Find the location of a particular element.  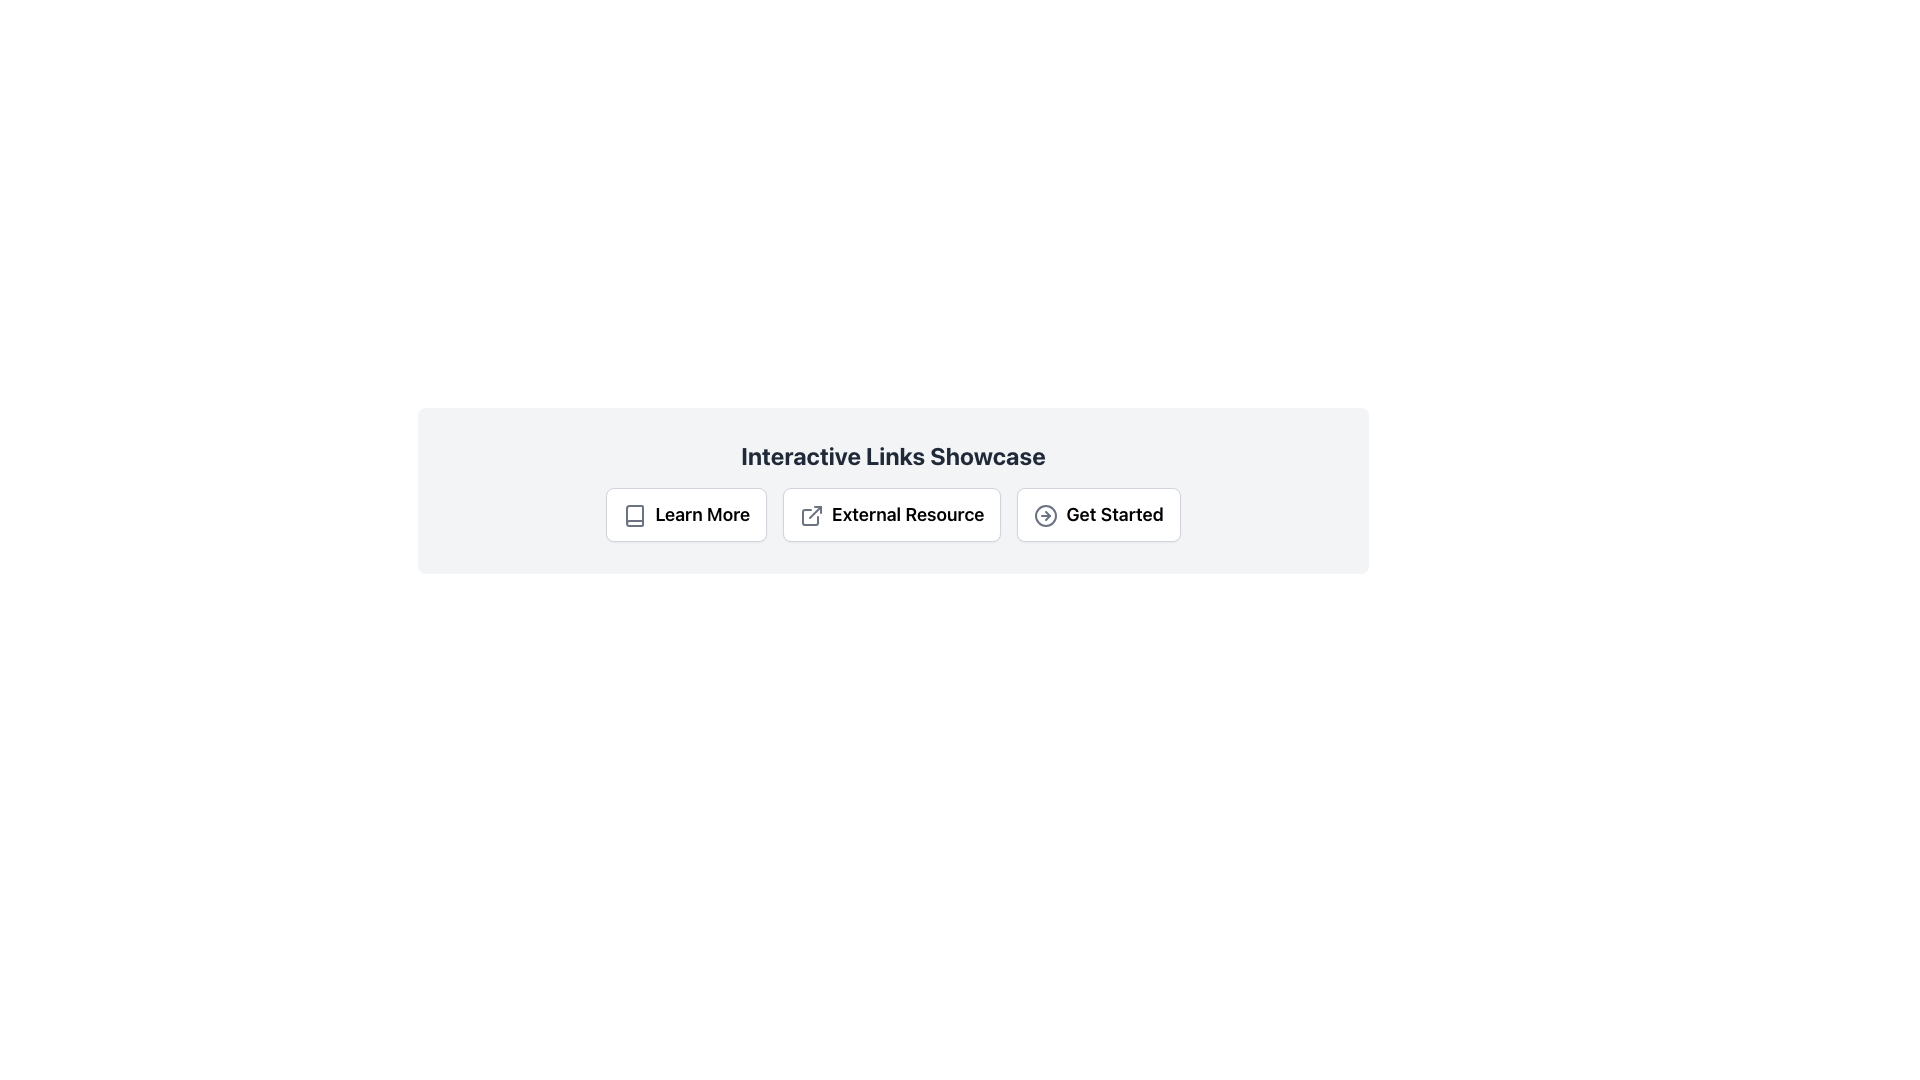

the 'Get Started' button, which is the third button in a horizontal row of buttons labeled 'Learn More', 'External Resource', and 'Get Started', located in the section titled 'Interactive Links Showcase' is located at coordinates (1098, 514).